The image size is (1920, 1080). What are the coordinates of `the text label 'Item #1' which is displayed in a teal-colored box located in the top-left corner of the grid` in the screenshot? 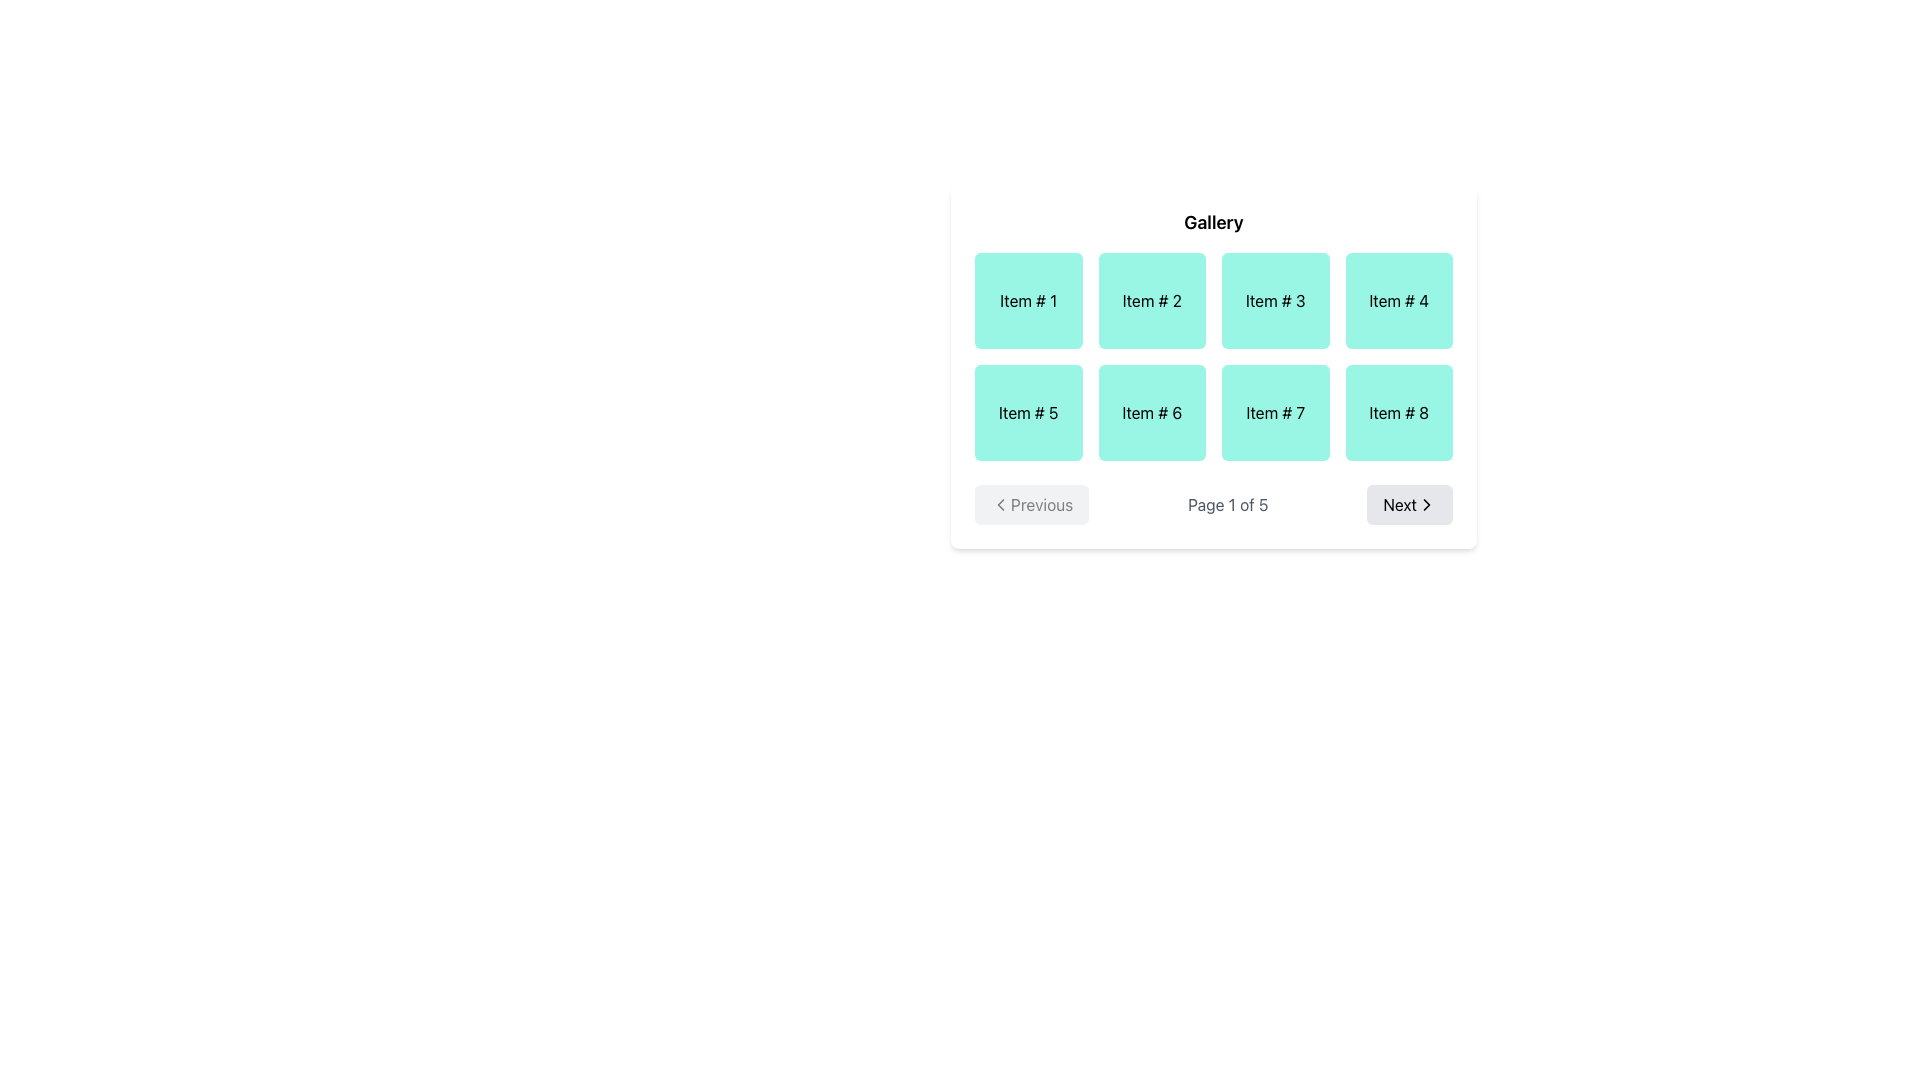 It's located at (1028, 300).